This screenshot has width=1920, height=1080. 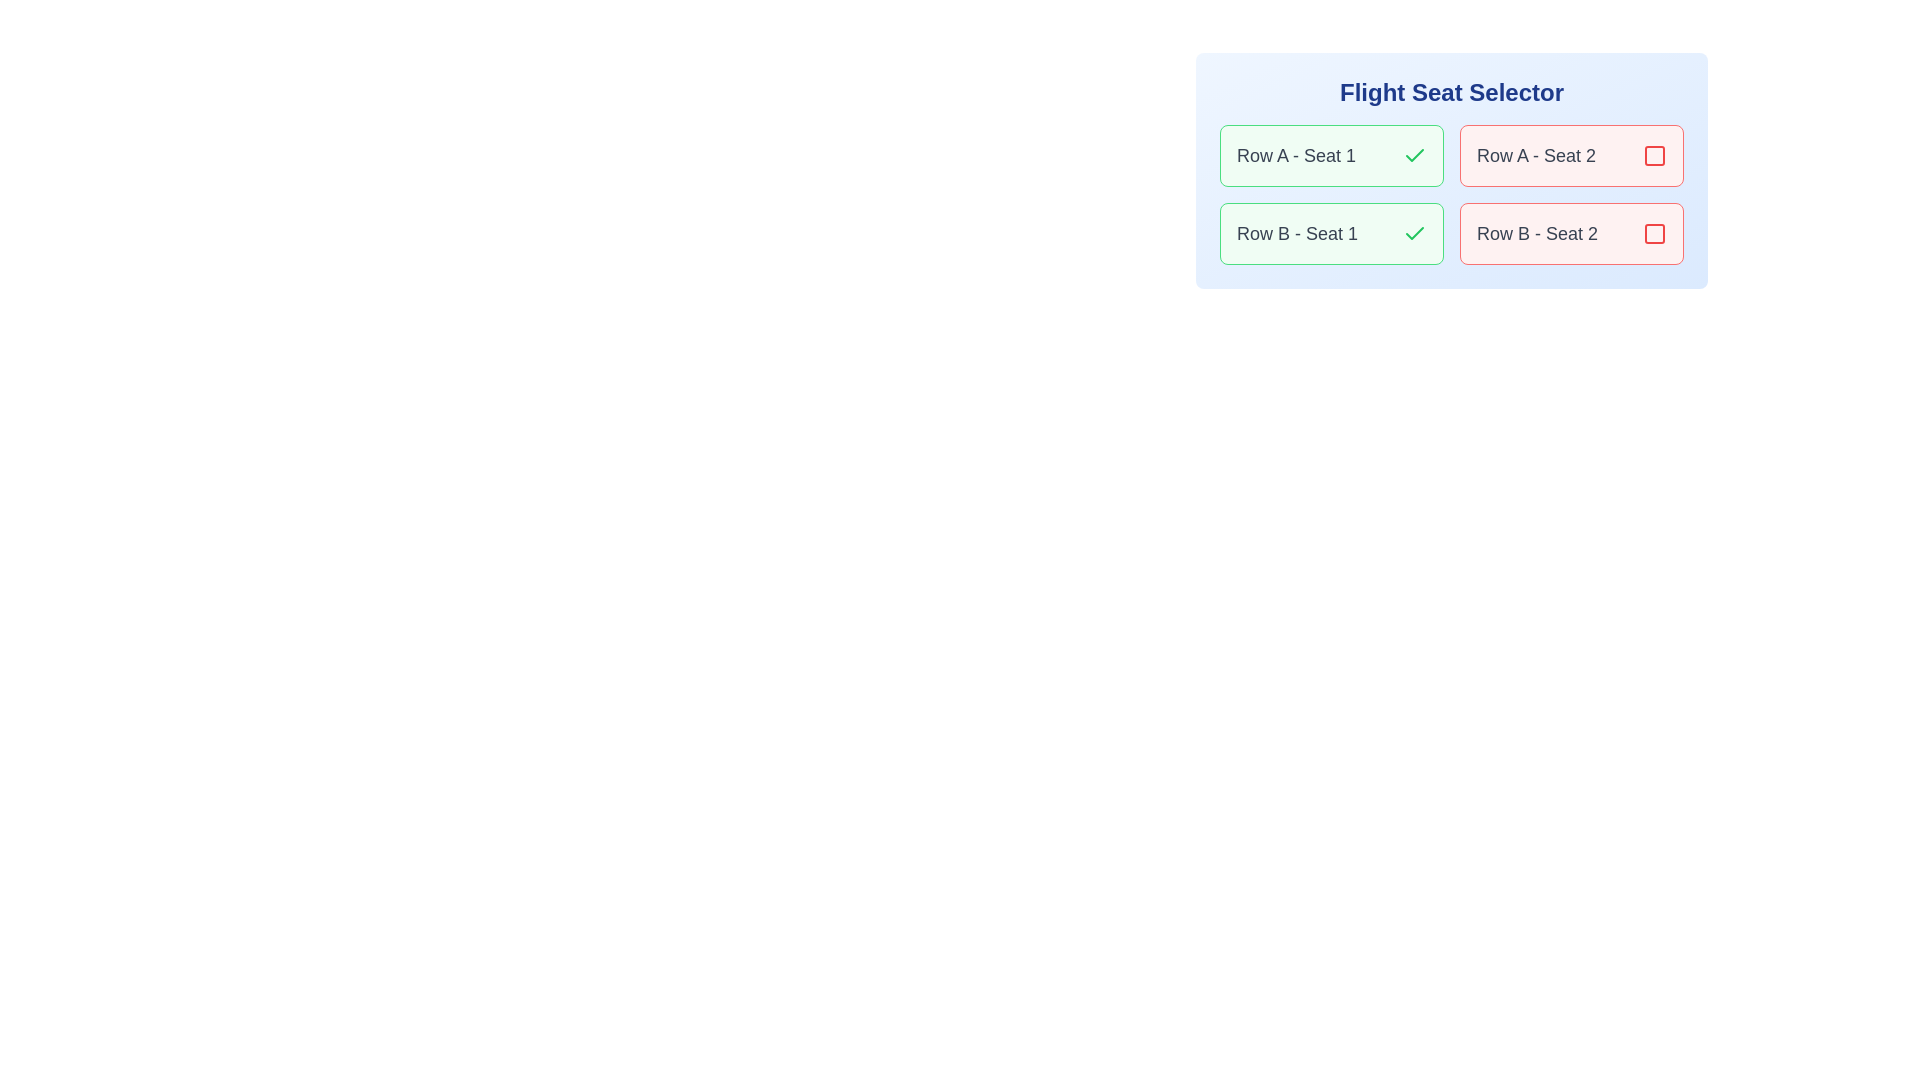 I want to click on the red square button with a rounded border located in the 'Row A - Seat 2' box, so click(x=1655, y=154).